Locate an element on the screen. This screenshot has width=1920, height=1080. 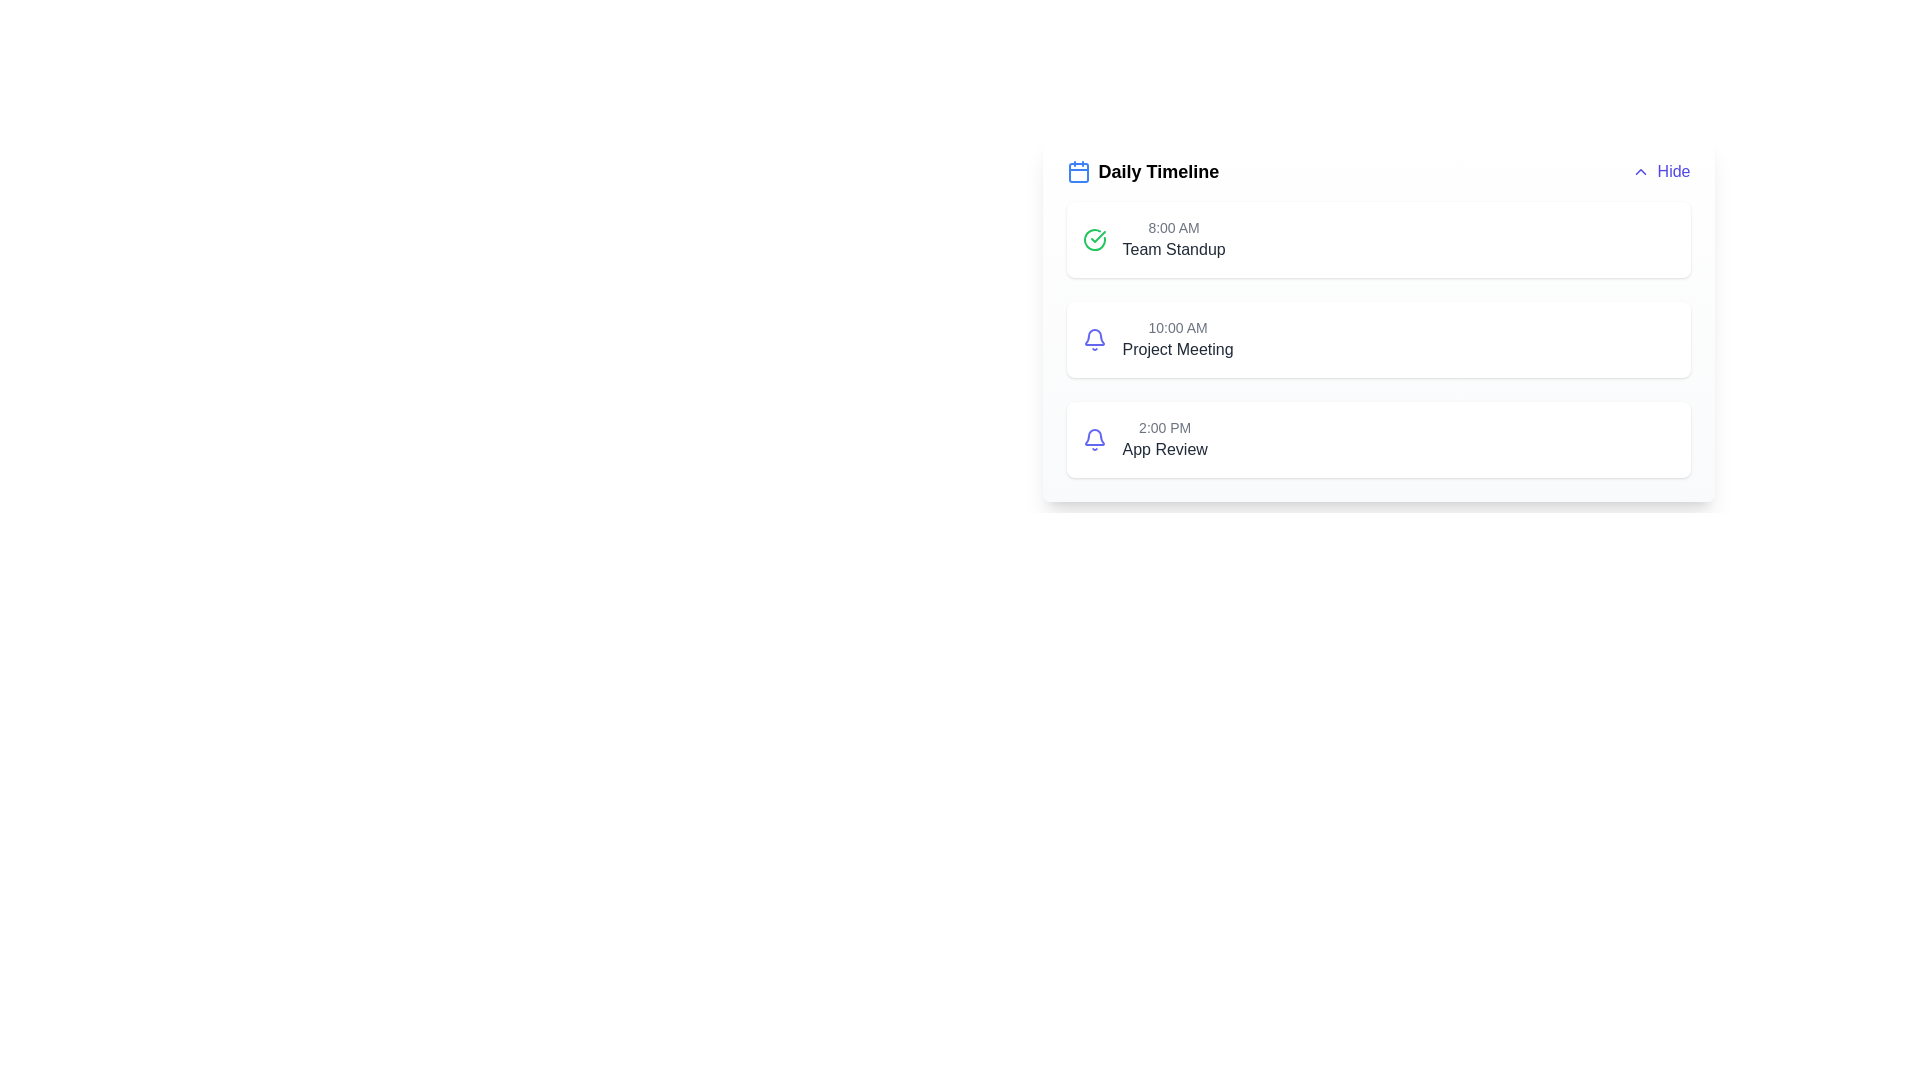
text from the Text Label that serves as the title for the daily schedule section, located to the right of the calendar icon is located at coordinates (1158, 171).